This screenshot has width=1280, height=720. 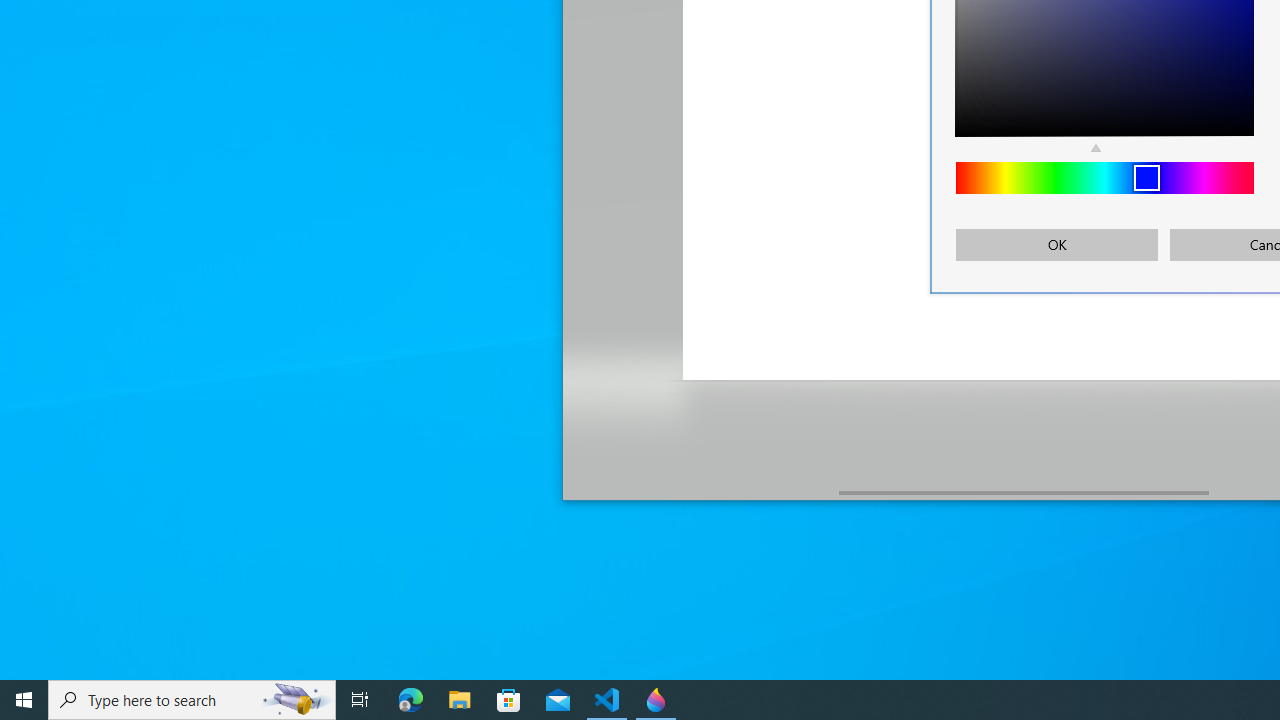 What do you see at coordinates (410, 698) in the screenshot?
I see `'Microsoft Edge'` at bounding box center [410, 698].